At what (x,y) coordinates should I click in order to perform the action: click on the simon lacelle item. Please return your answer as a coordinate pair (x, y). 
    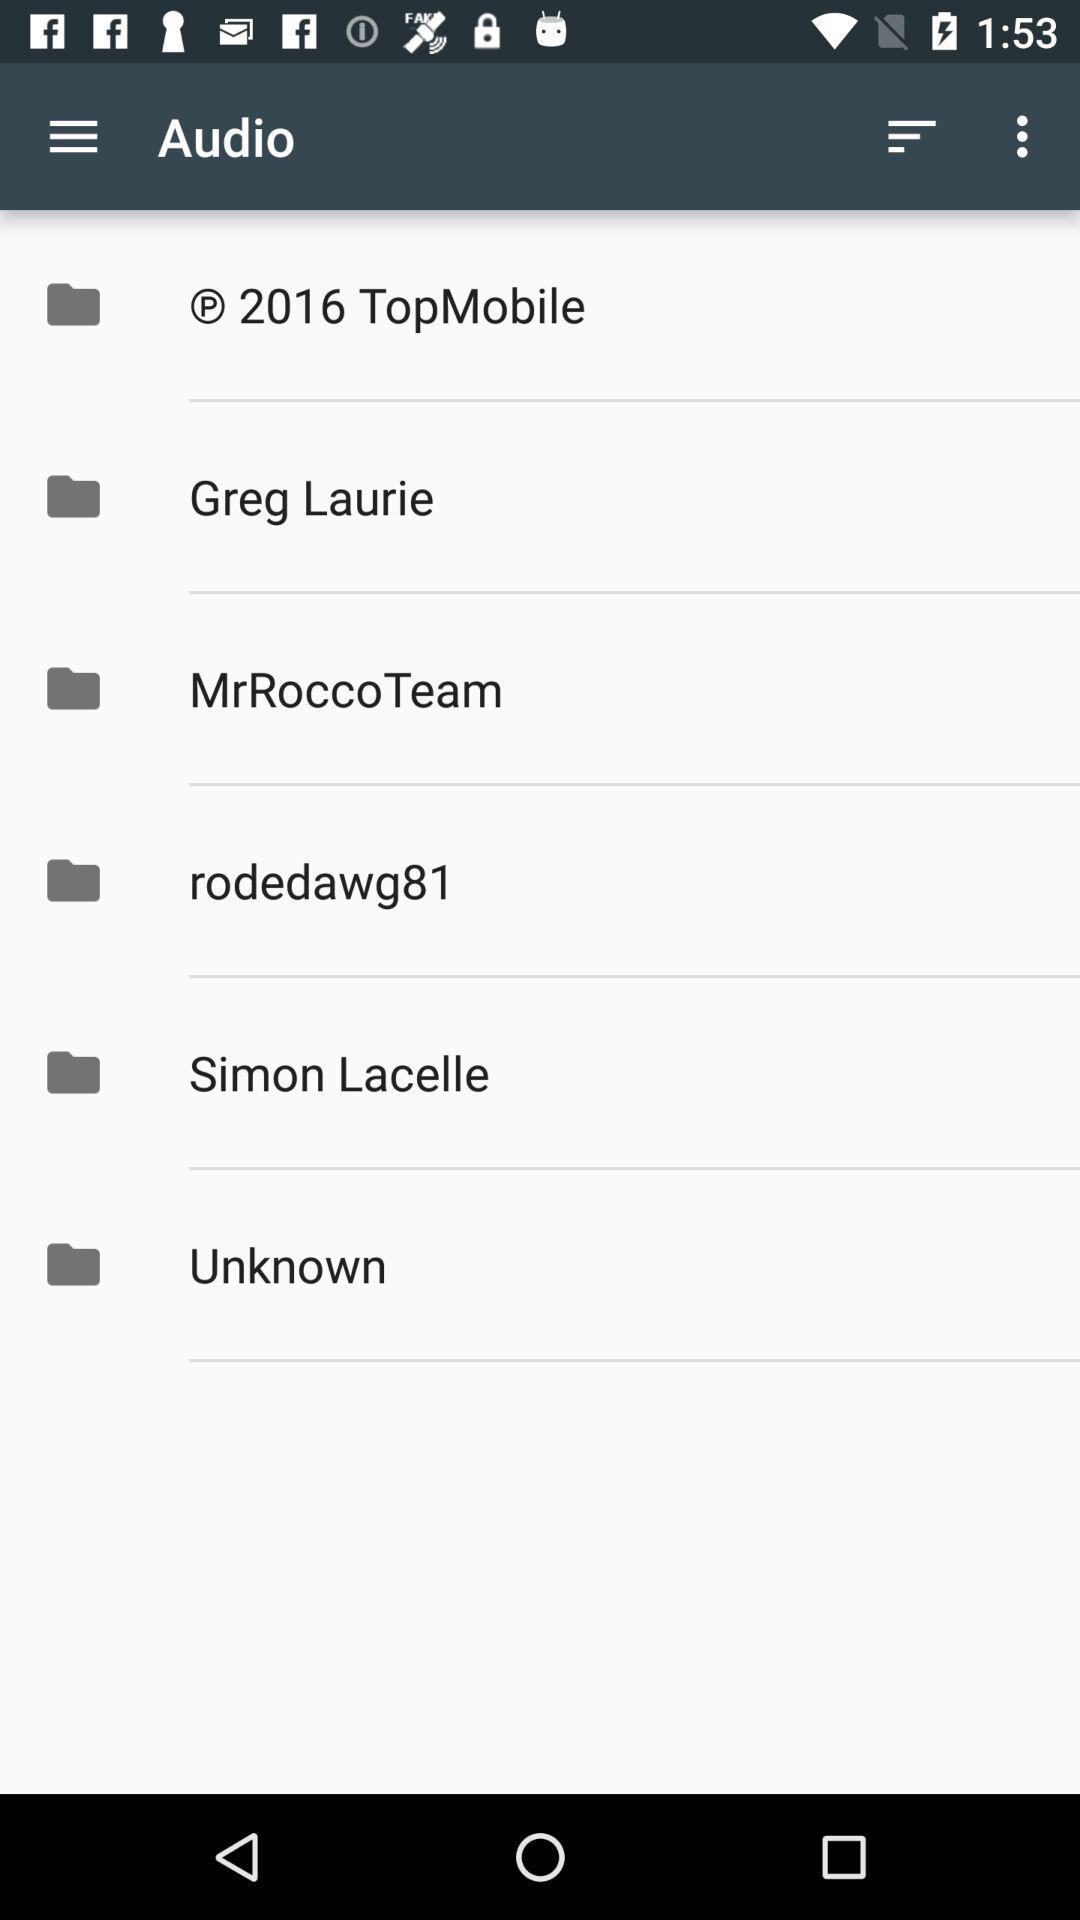
    Looking at the image, I should click on (612, 1071).